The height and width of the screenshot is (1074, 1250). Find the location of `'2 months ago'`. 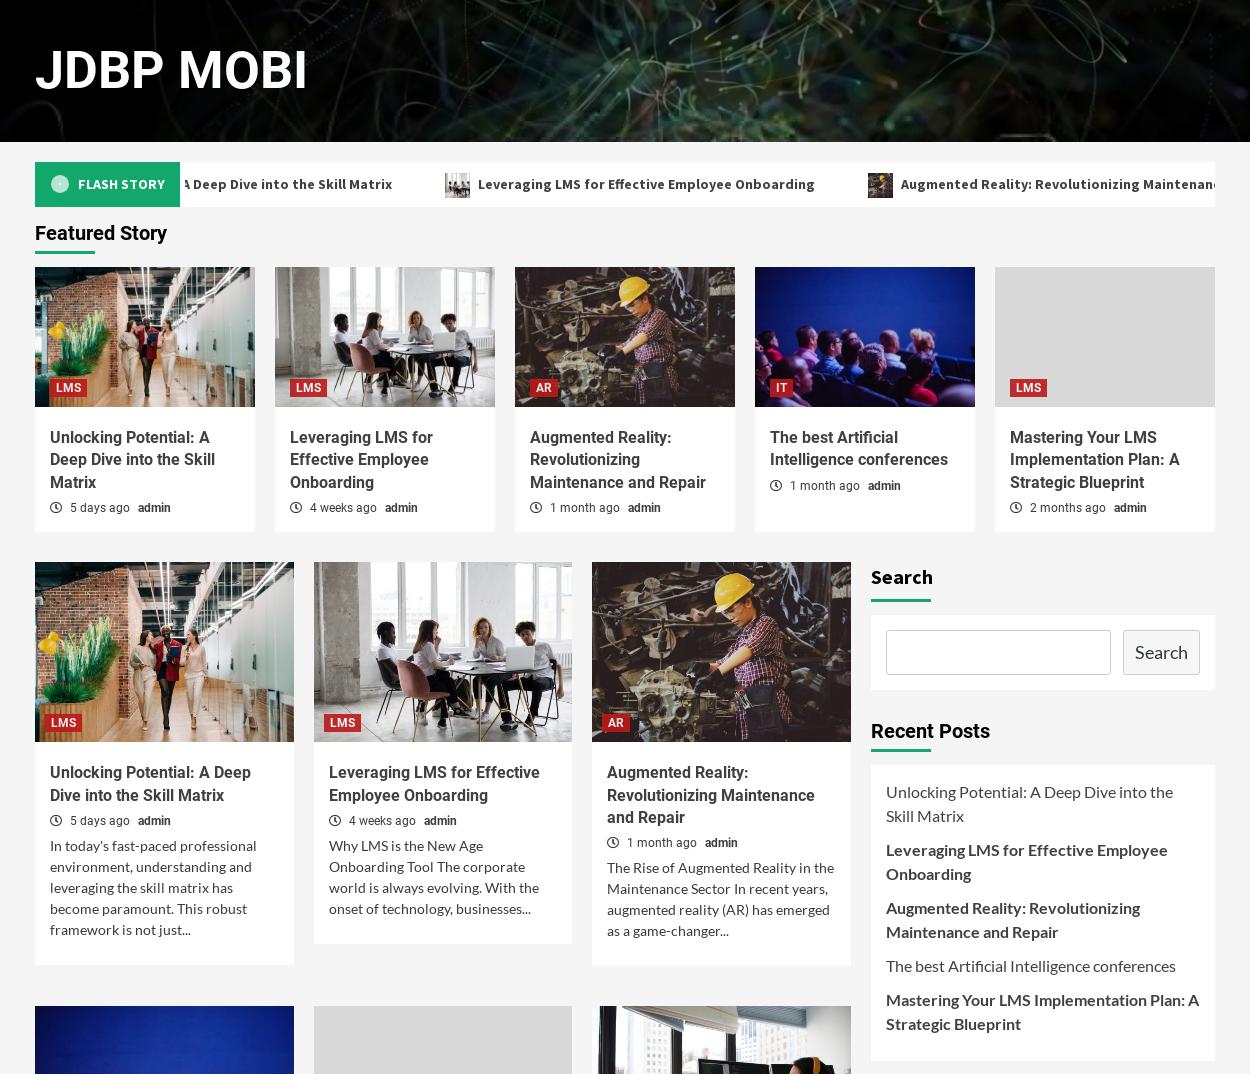

'2 months ago' is located at coordinates (1067, 508).